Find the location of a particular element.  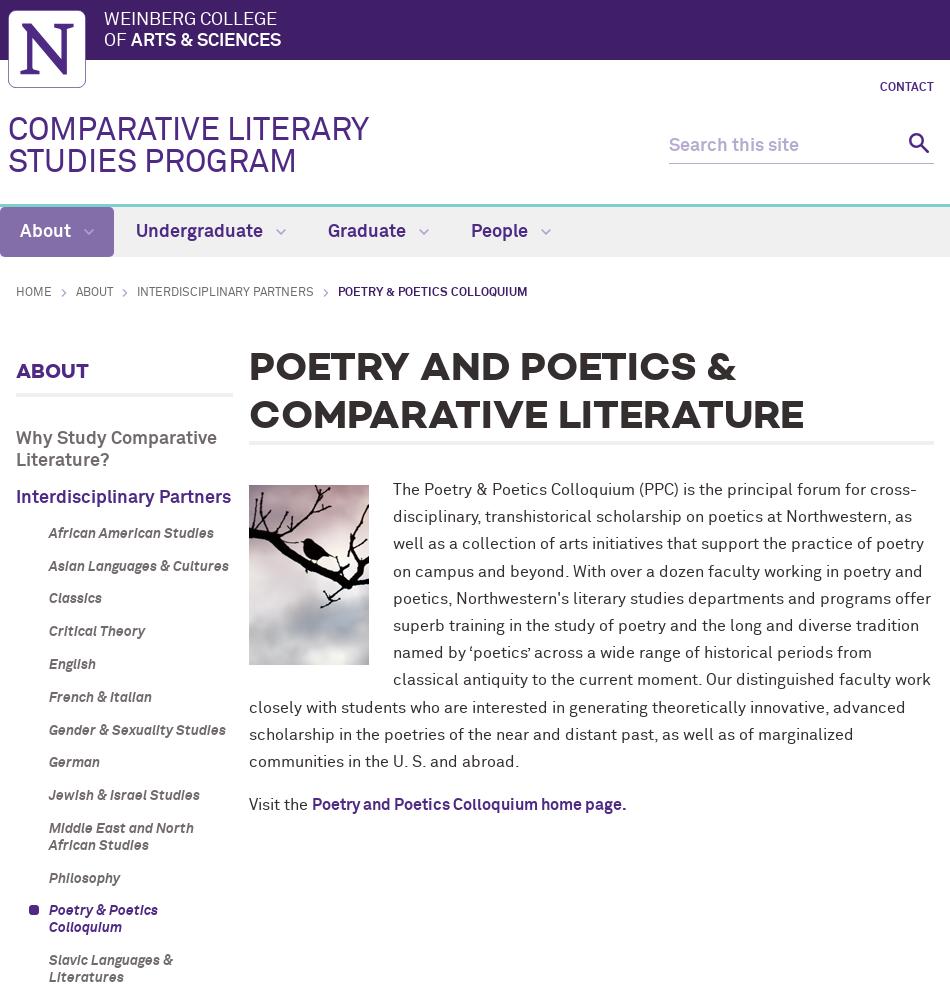

'Weinberg College' is located at coordinates (190, 19).